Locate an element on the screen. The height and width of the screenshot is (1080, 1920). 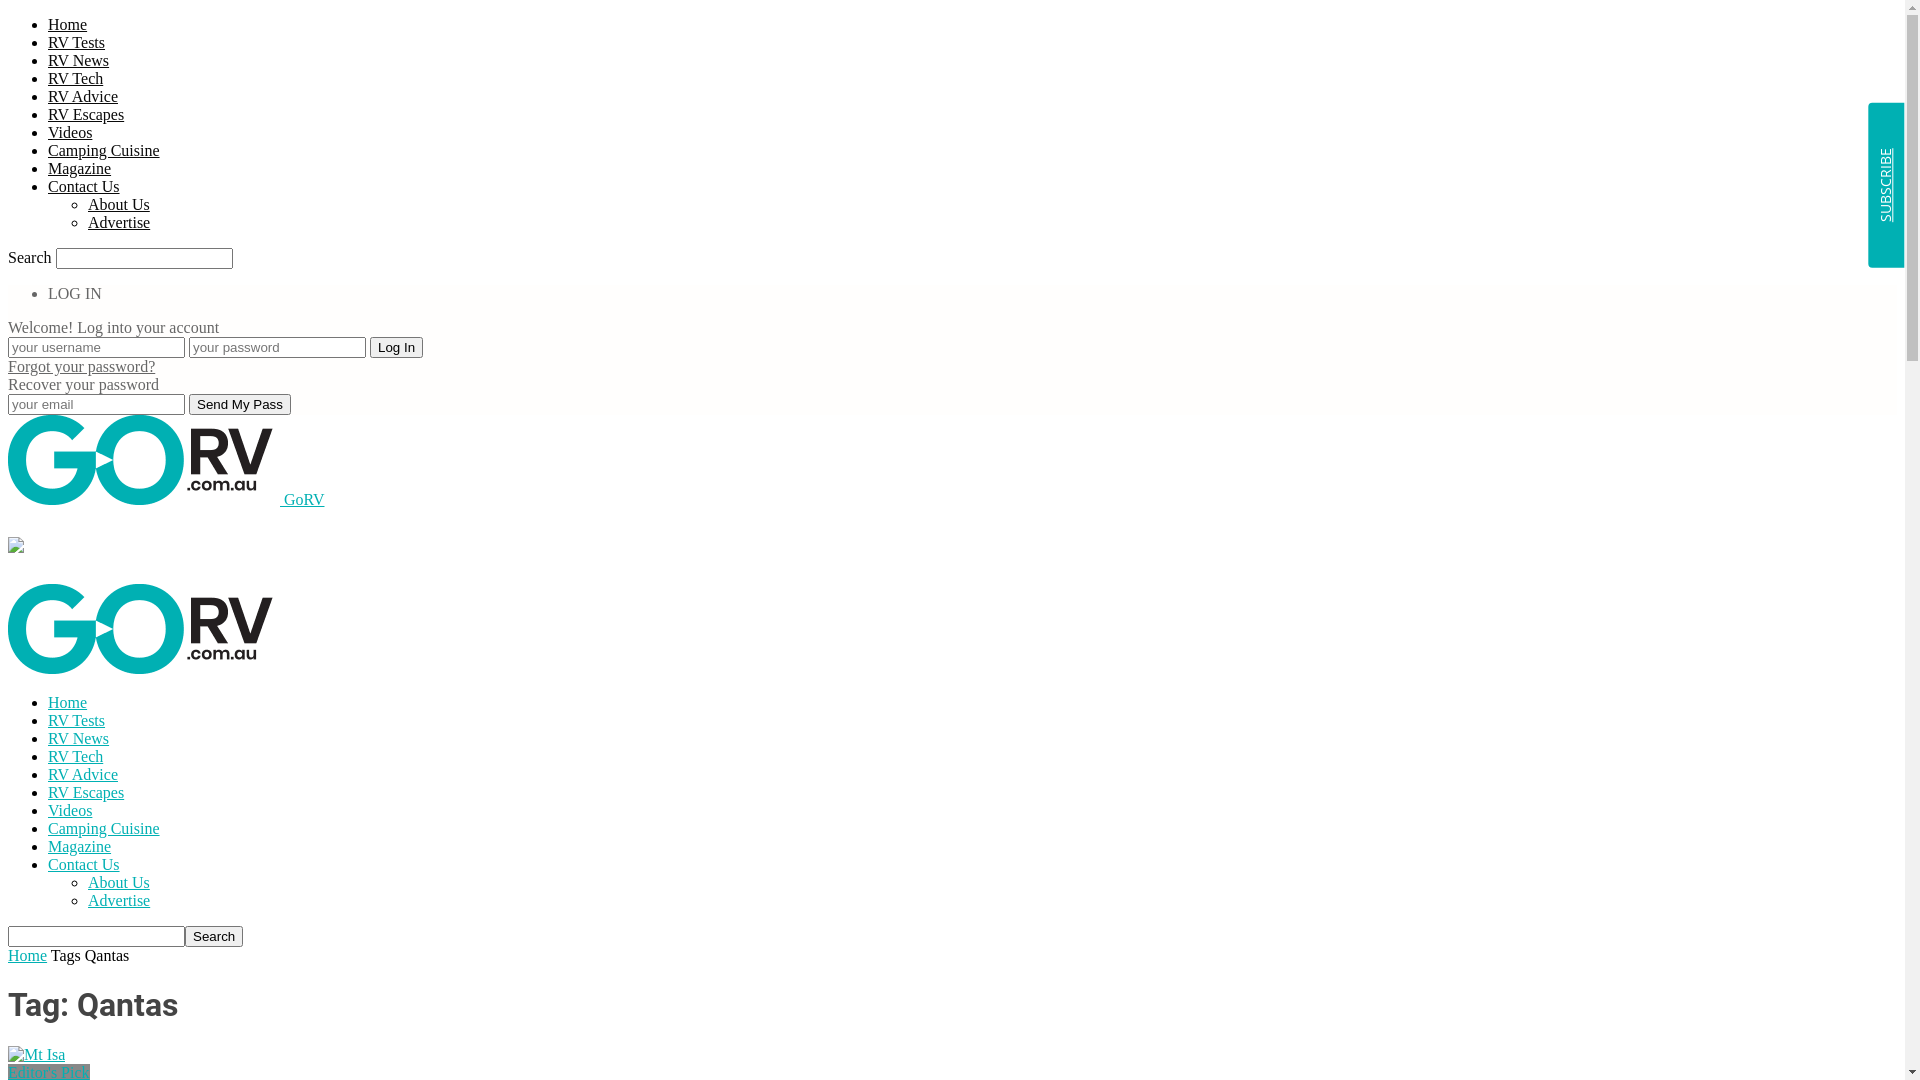
'About Us' is located at coordinates (118, 204).